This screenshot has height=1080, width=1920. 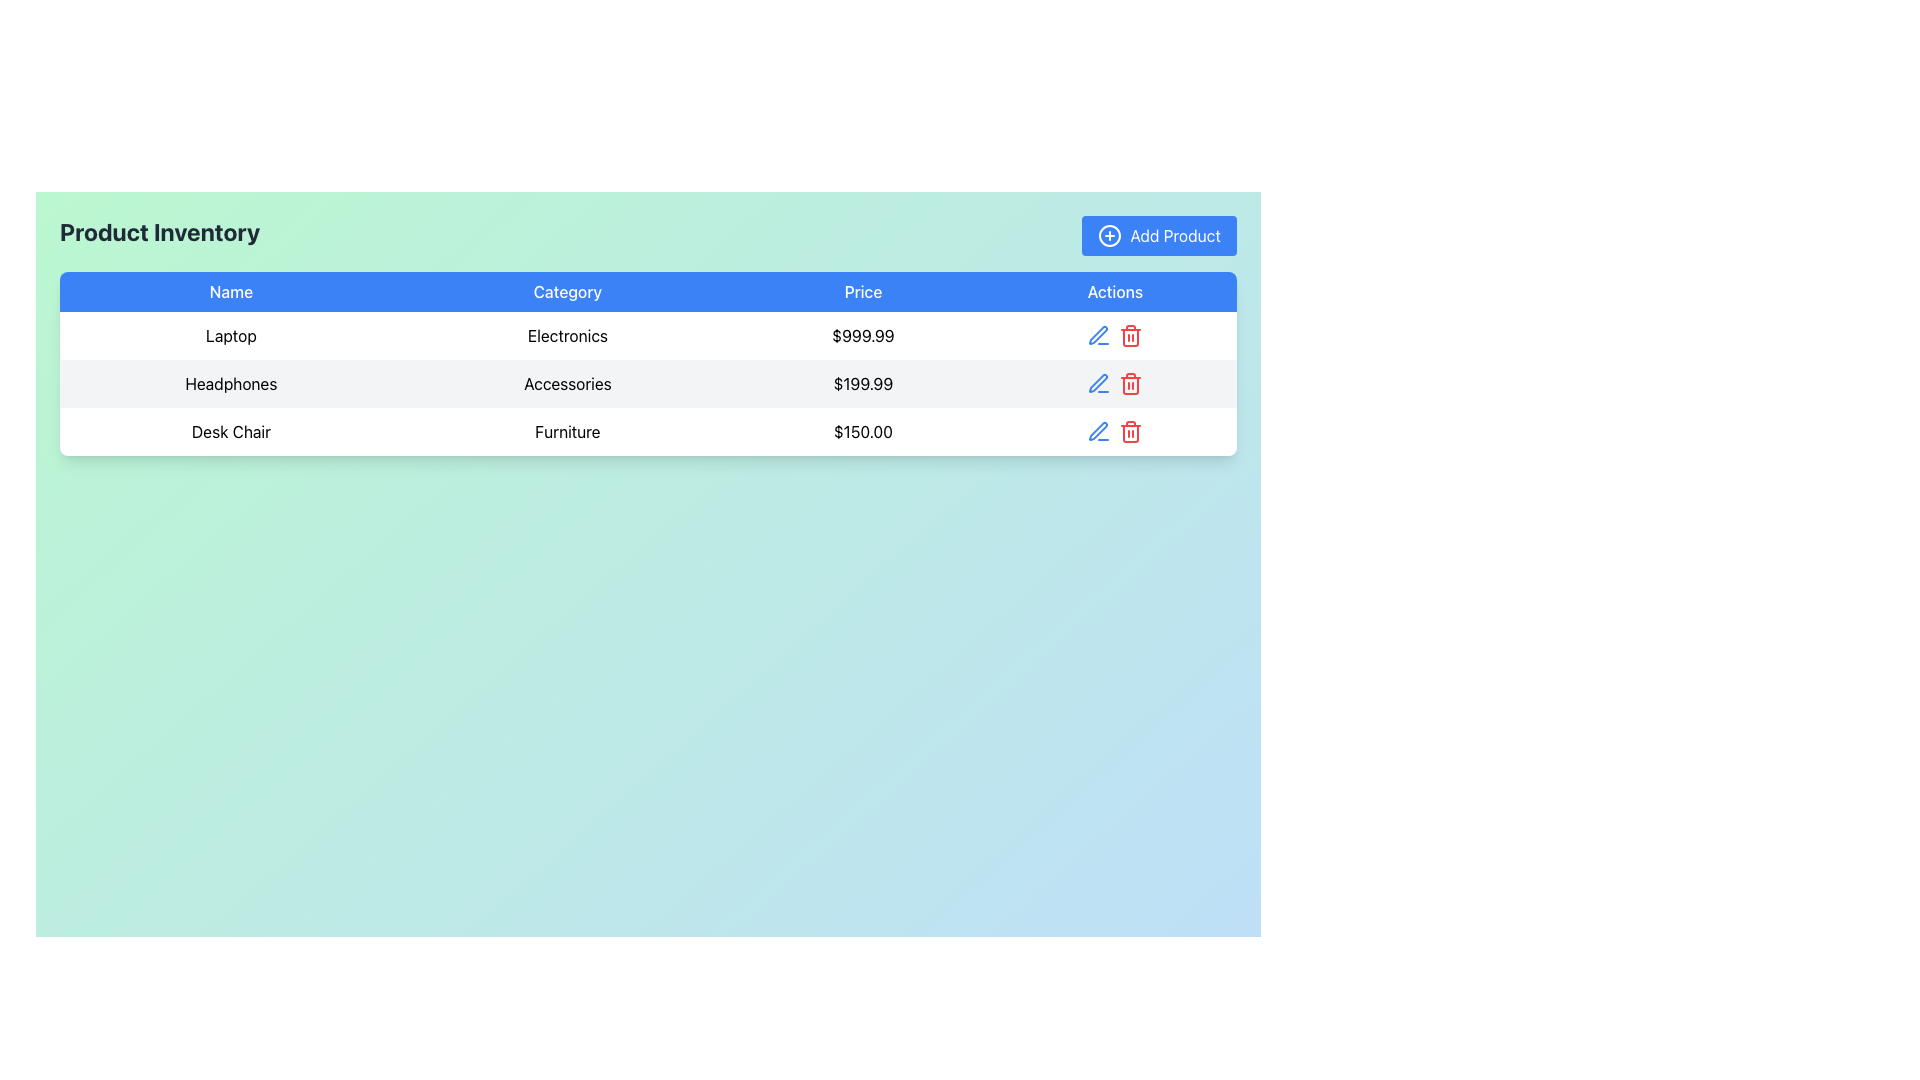 What do you see at coordinates (160, 234) in the screenshot?
I see `displayed information from the heading element that contains bold text reading 'Product Inventory' situated on a soft green background` at bounding box center [160, 234].